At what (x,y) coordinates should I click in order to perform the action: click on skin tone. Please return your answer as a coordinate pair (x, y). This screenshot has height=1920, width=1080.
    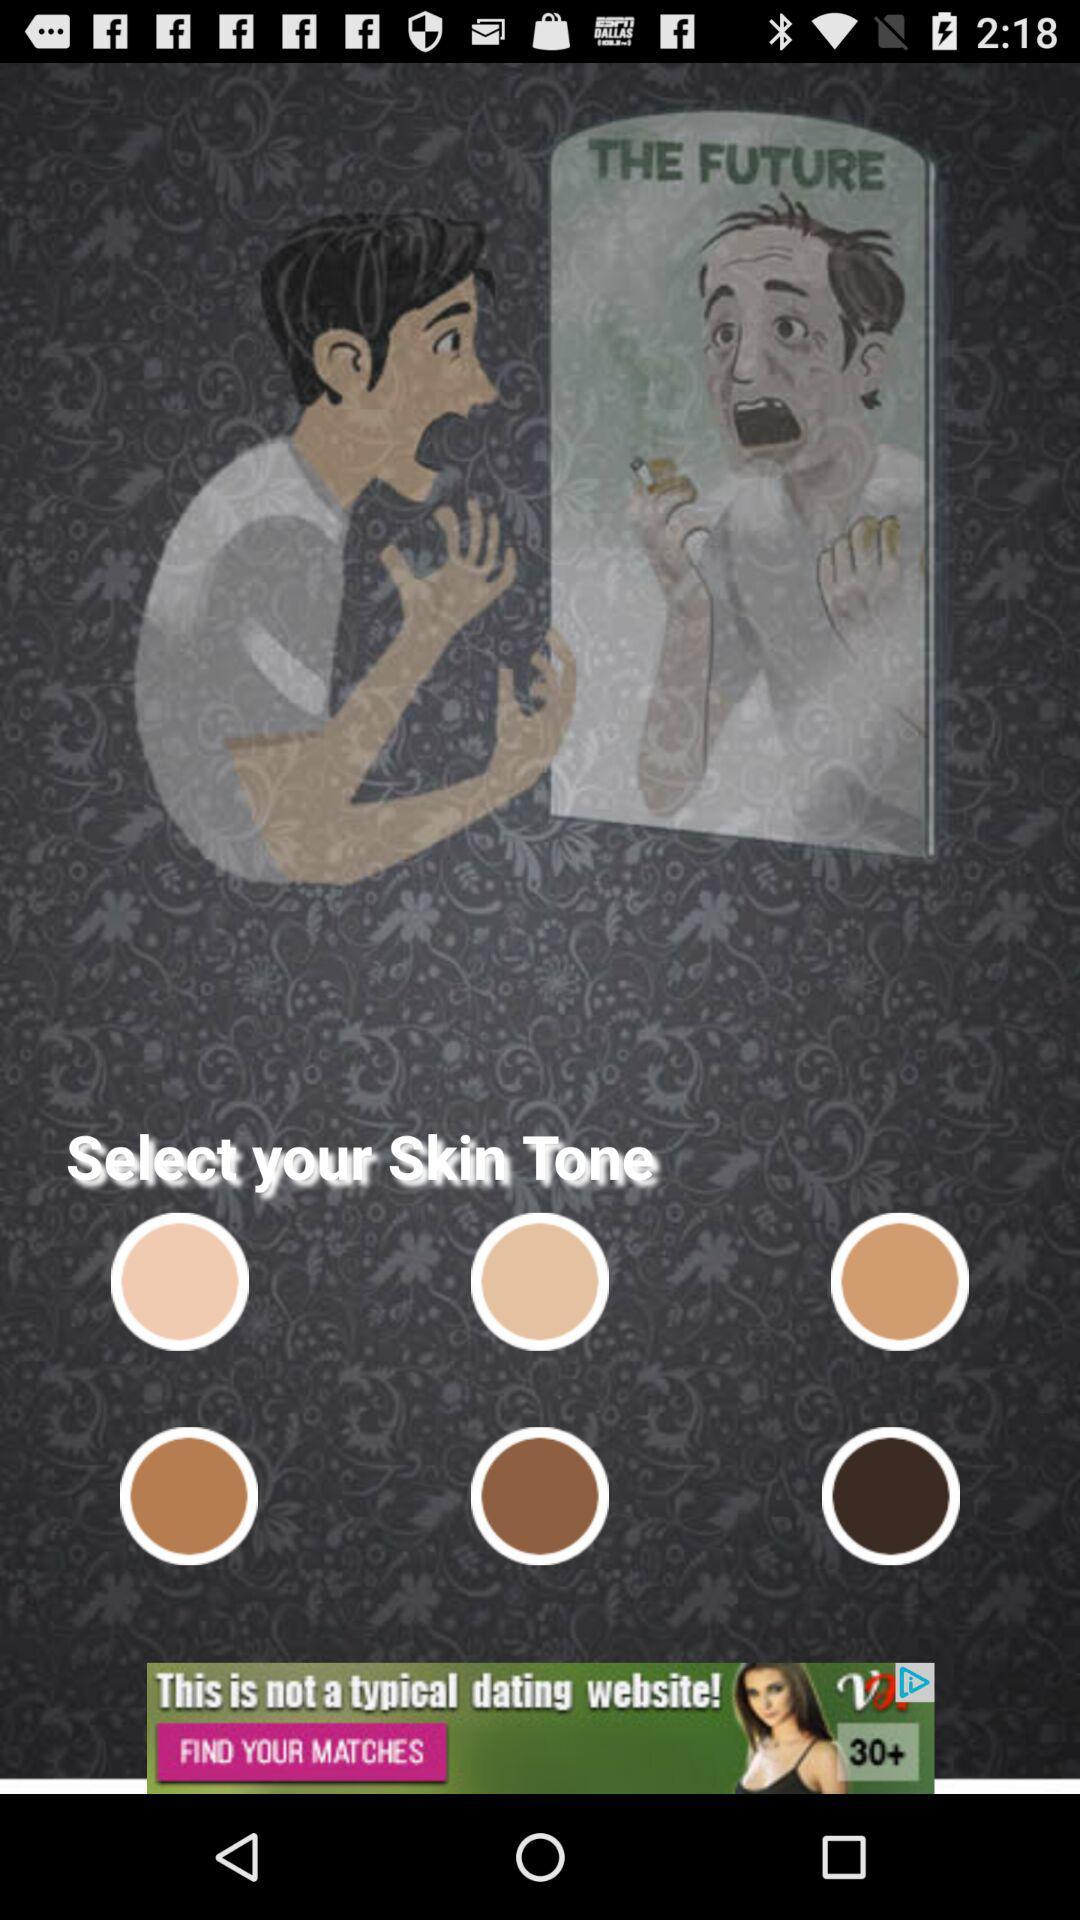
    Looking at the image, I should click on (189, 1496).